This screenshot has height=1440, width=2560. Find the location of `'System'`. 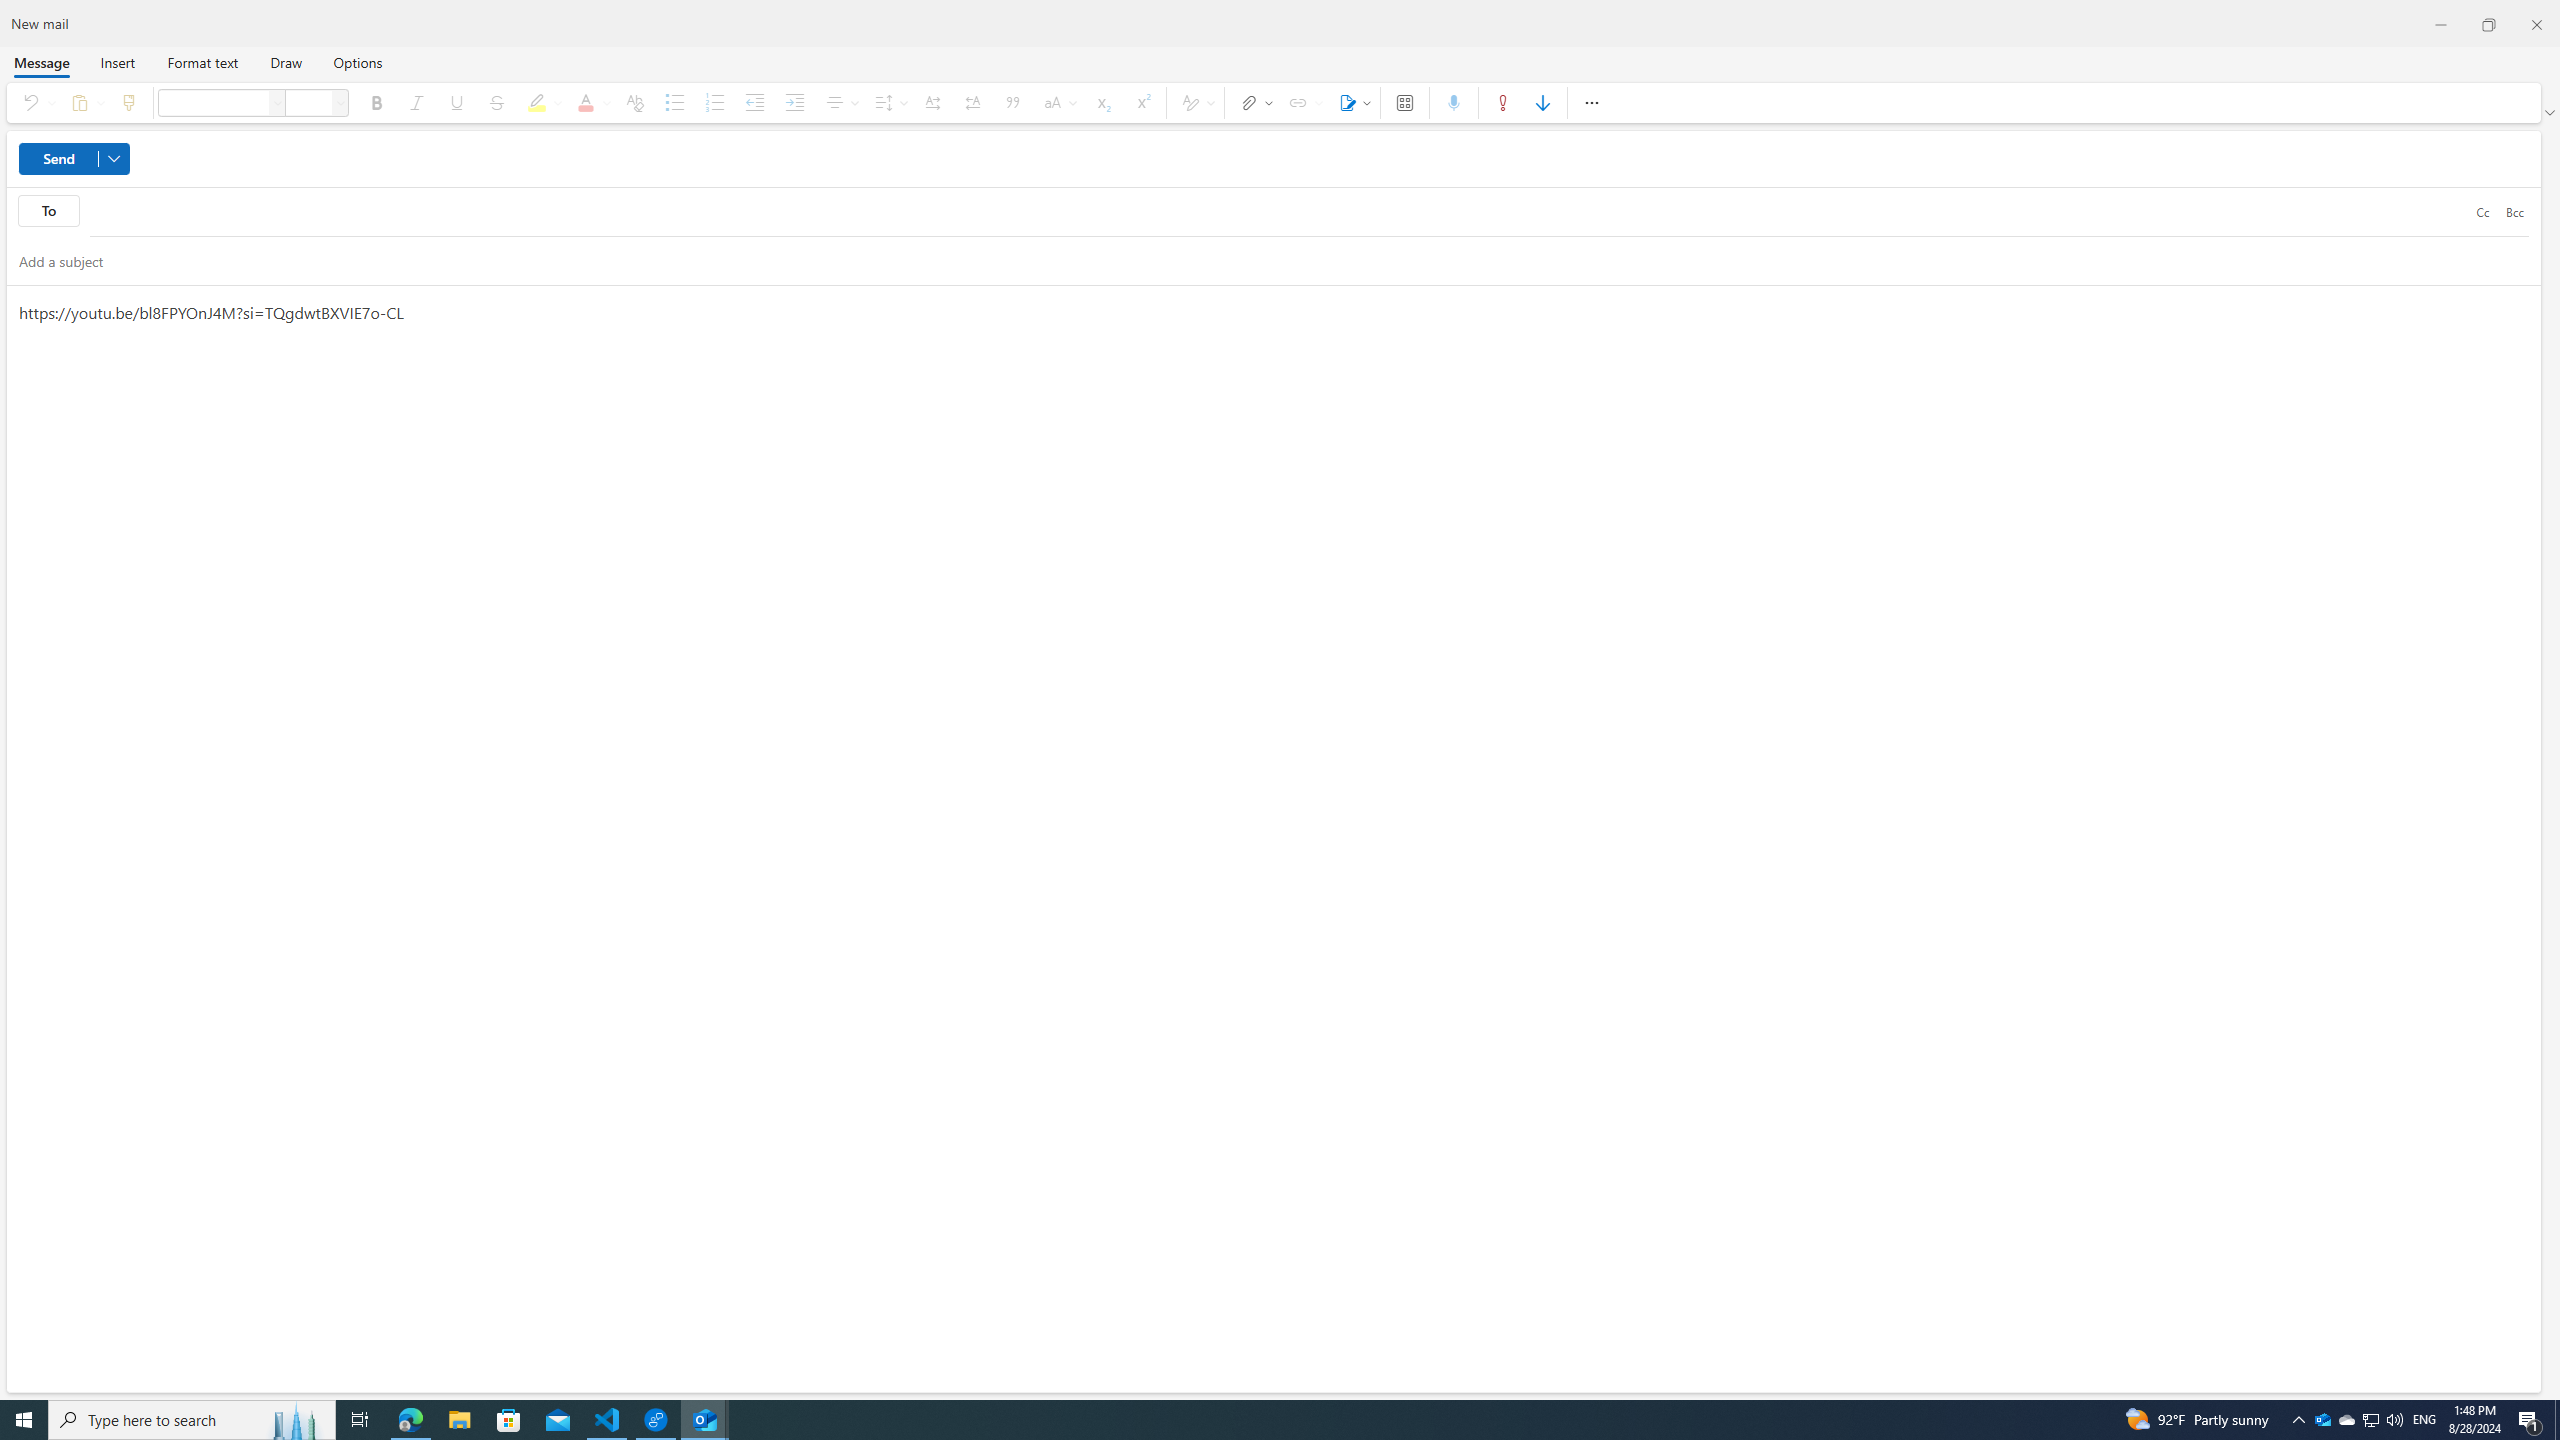

'System' is located at coordinates (11, 9).